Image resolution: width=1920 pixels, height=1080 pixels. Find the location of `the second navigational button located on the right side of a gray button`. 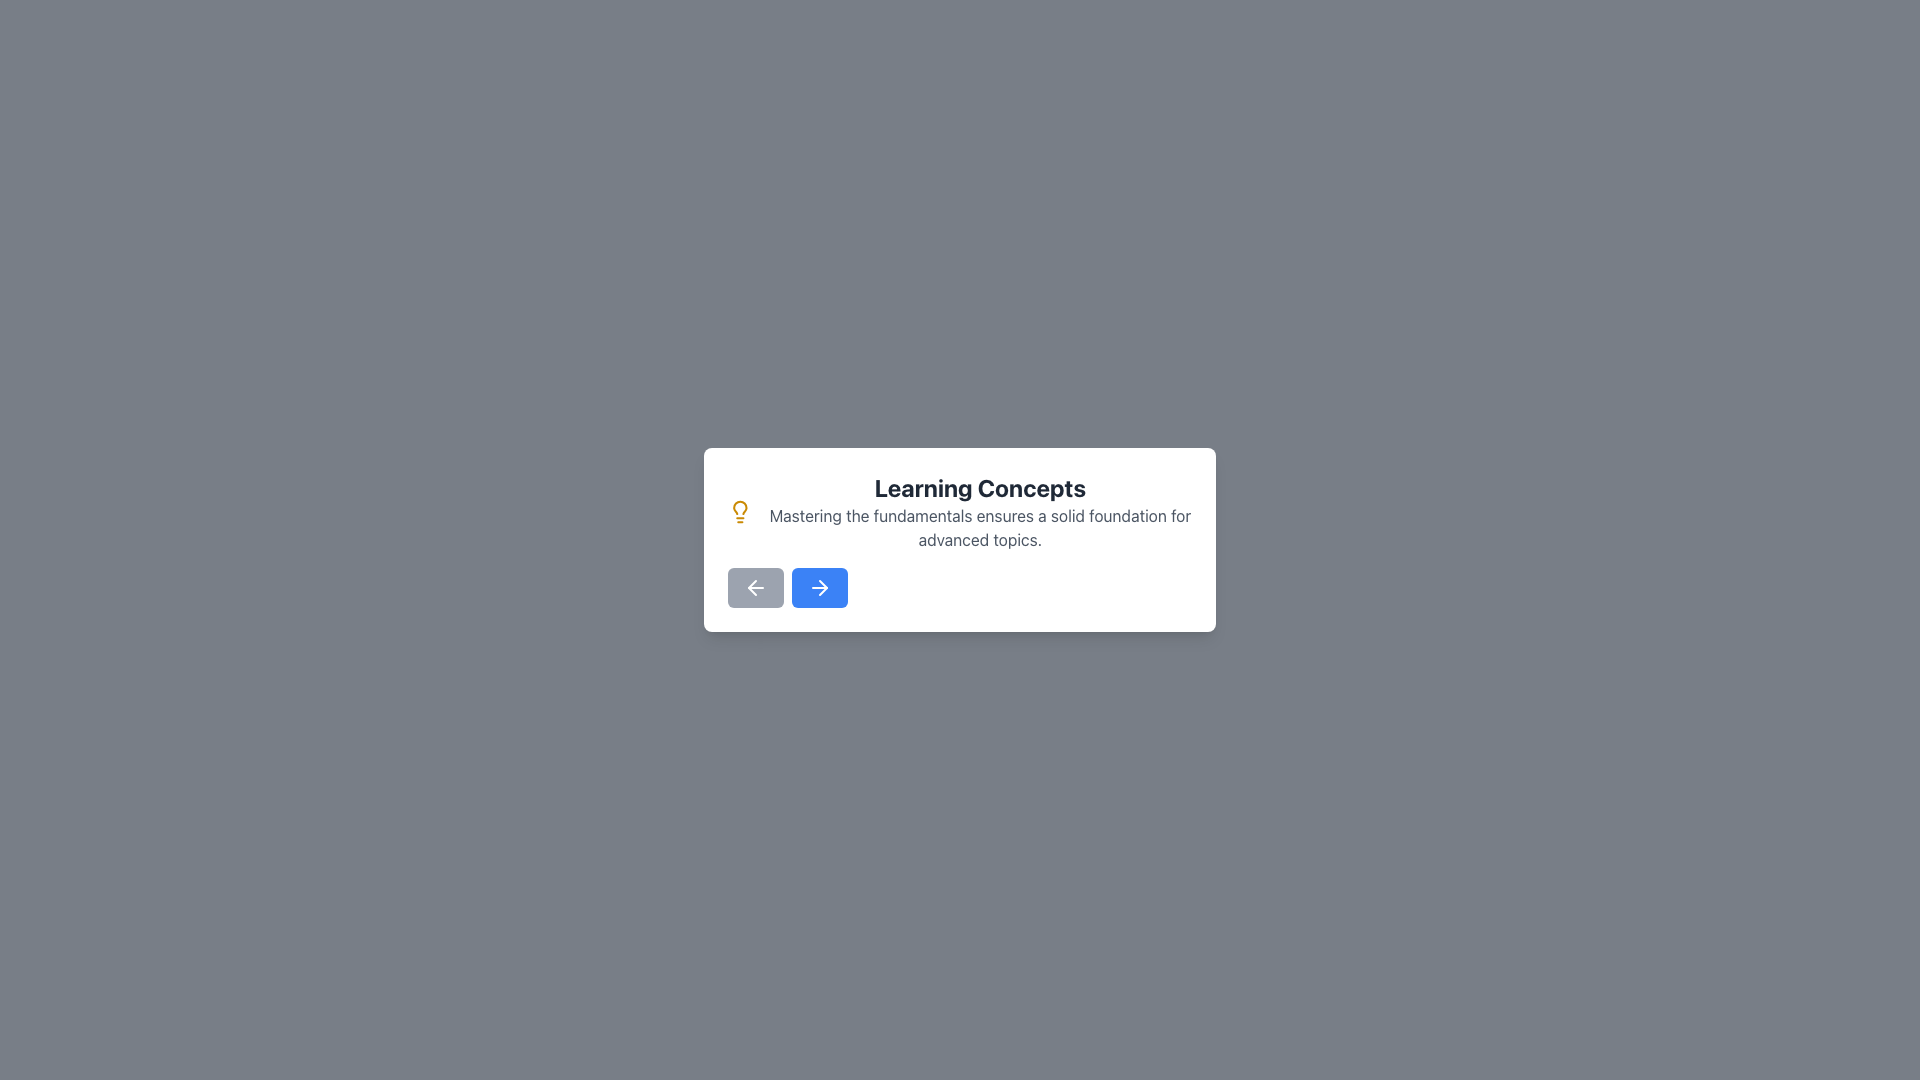

the second navigational button located on the right side of a gray button is located at coordinates (820, 586).